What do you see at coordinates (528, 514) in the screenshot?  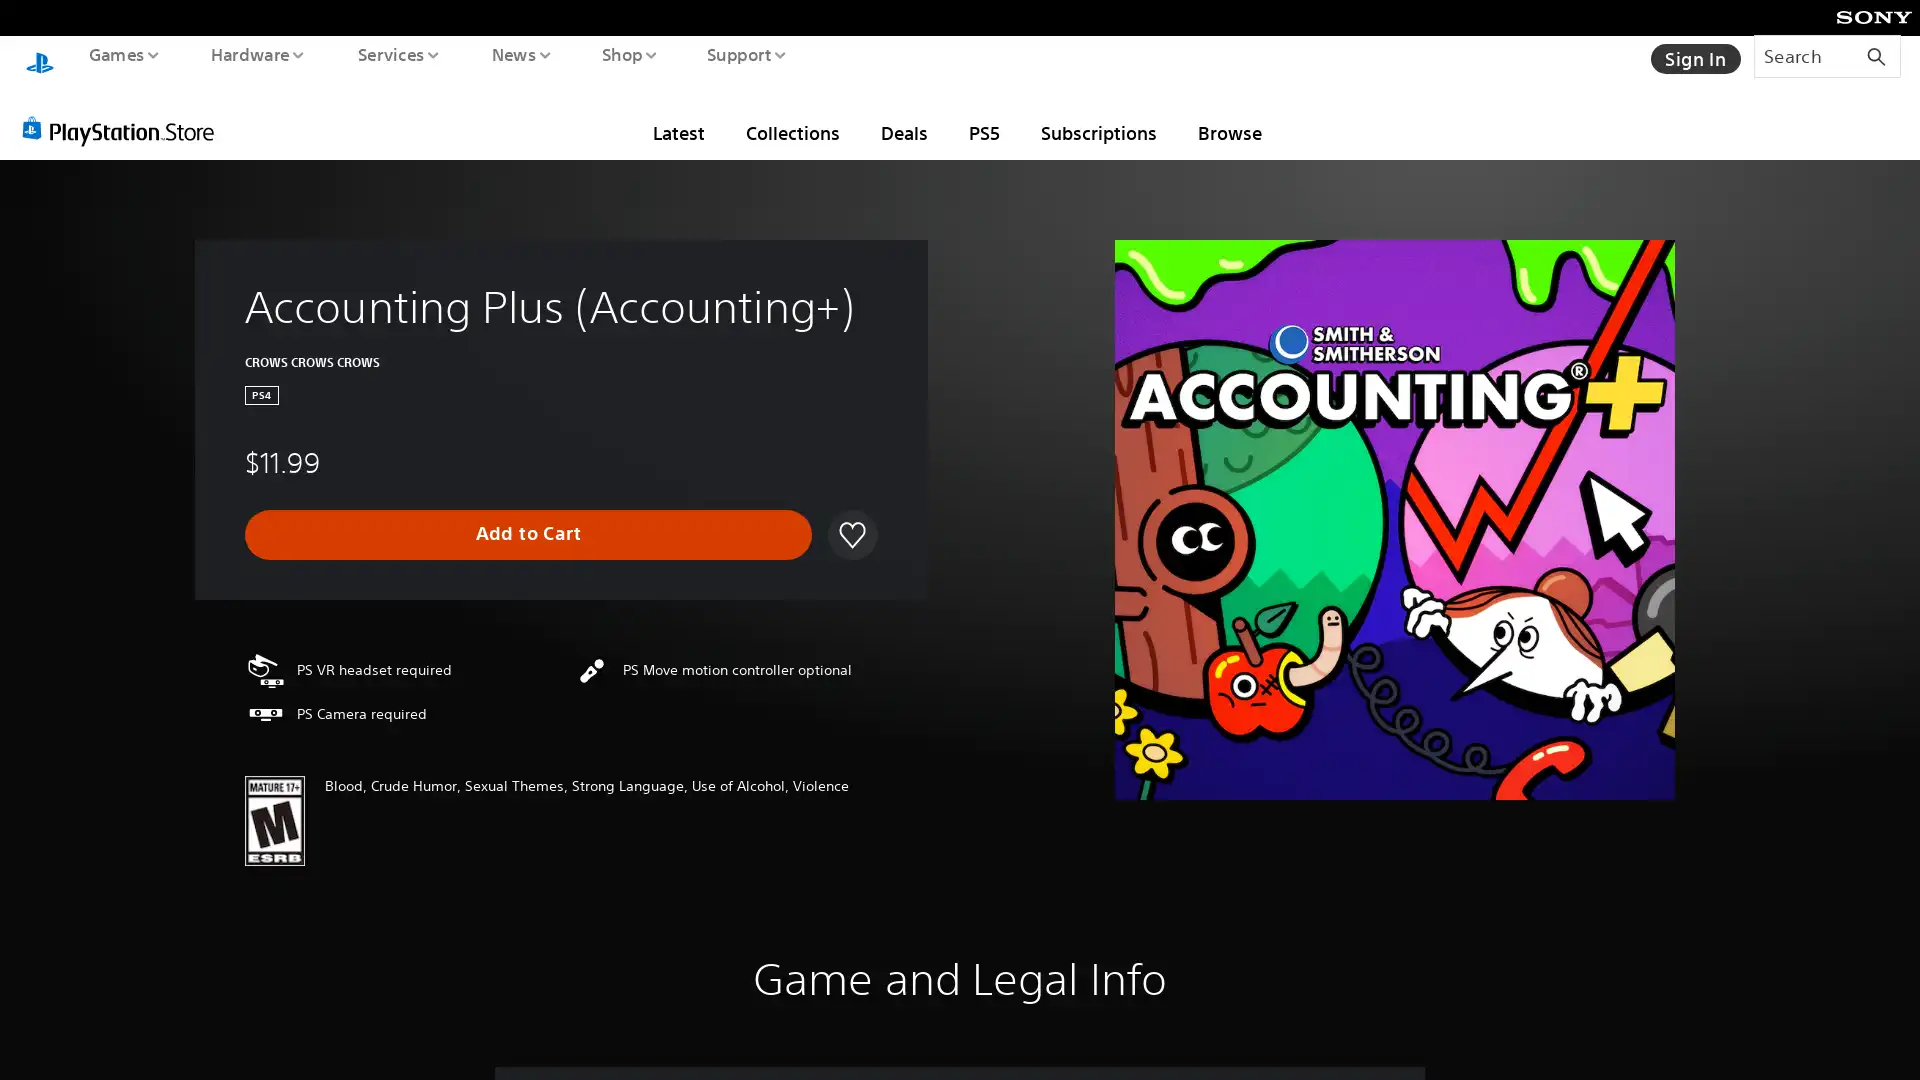 I see `Add to Cart` at bounding box center [528, 514].